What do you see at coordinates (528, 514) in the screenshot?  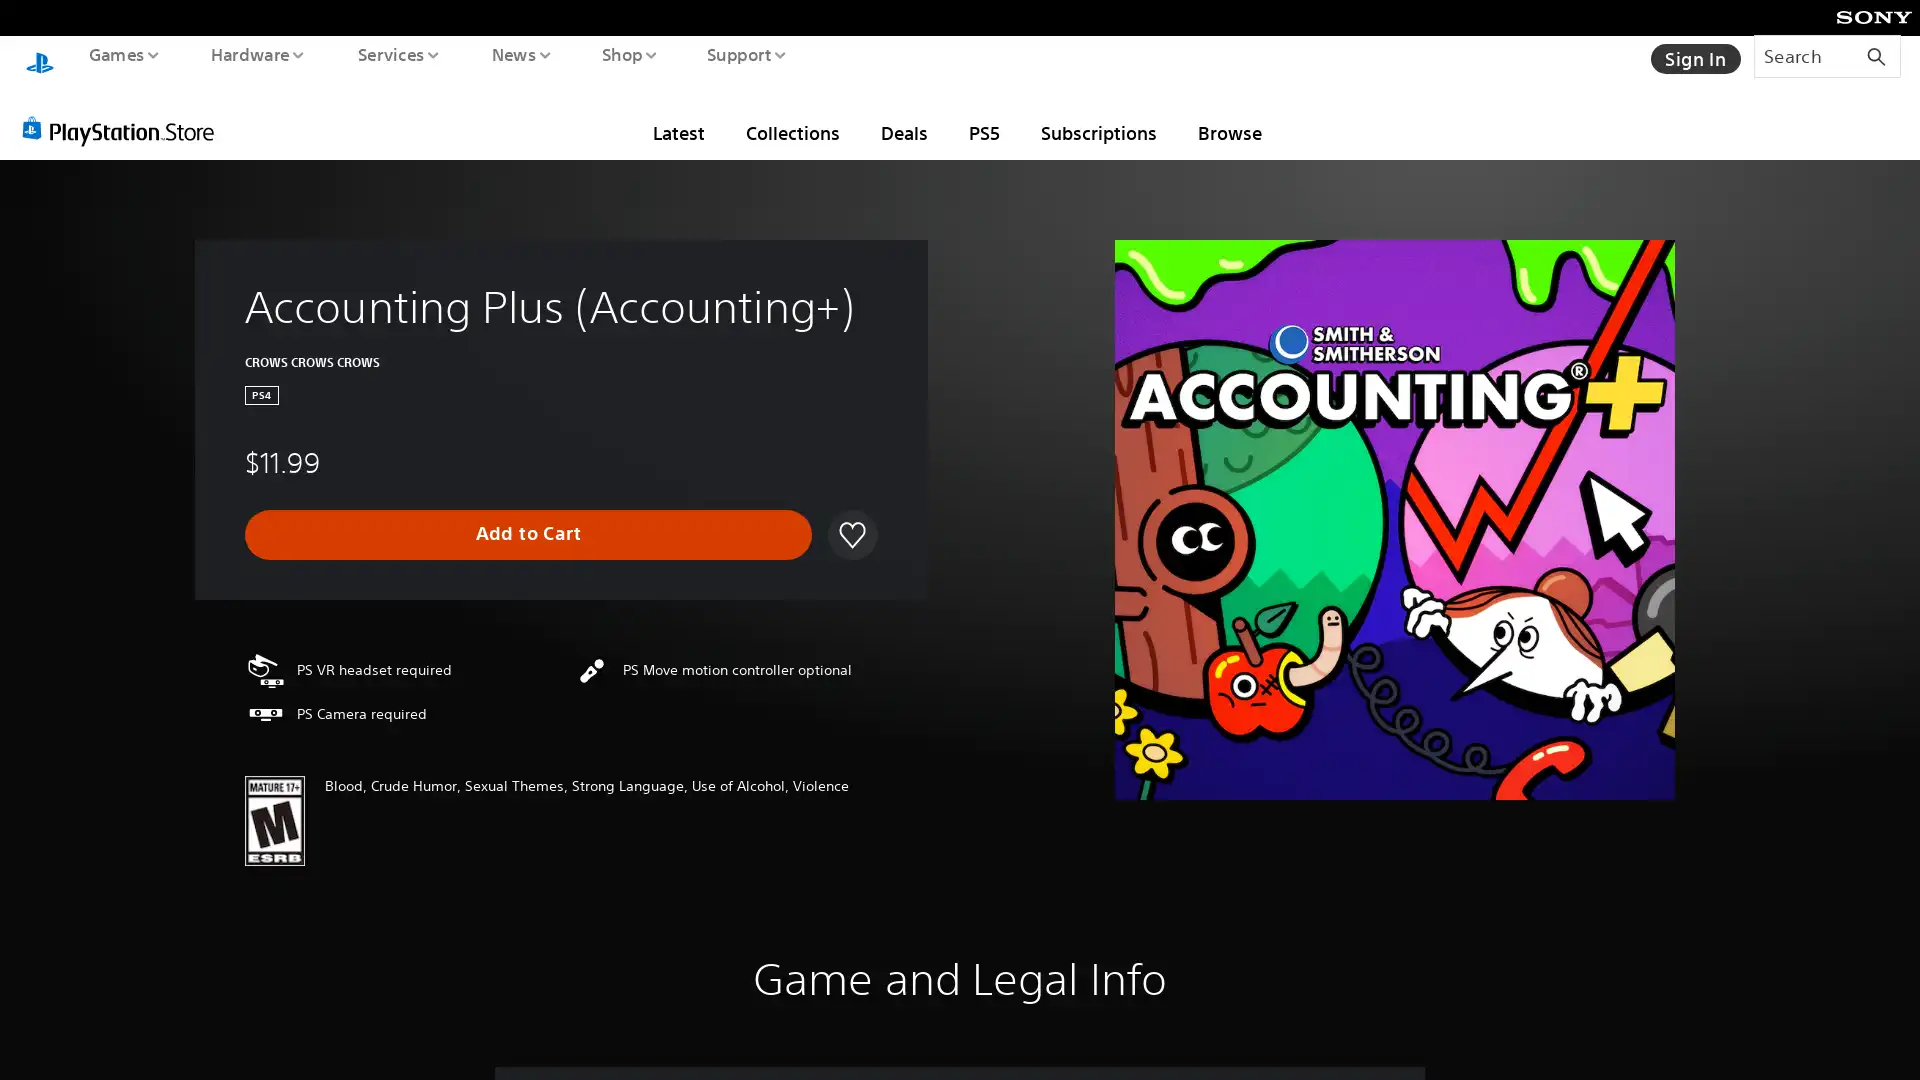 I see `Add to Cart` at bounding box center [528, 514].